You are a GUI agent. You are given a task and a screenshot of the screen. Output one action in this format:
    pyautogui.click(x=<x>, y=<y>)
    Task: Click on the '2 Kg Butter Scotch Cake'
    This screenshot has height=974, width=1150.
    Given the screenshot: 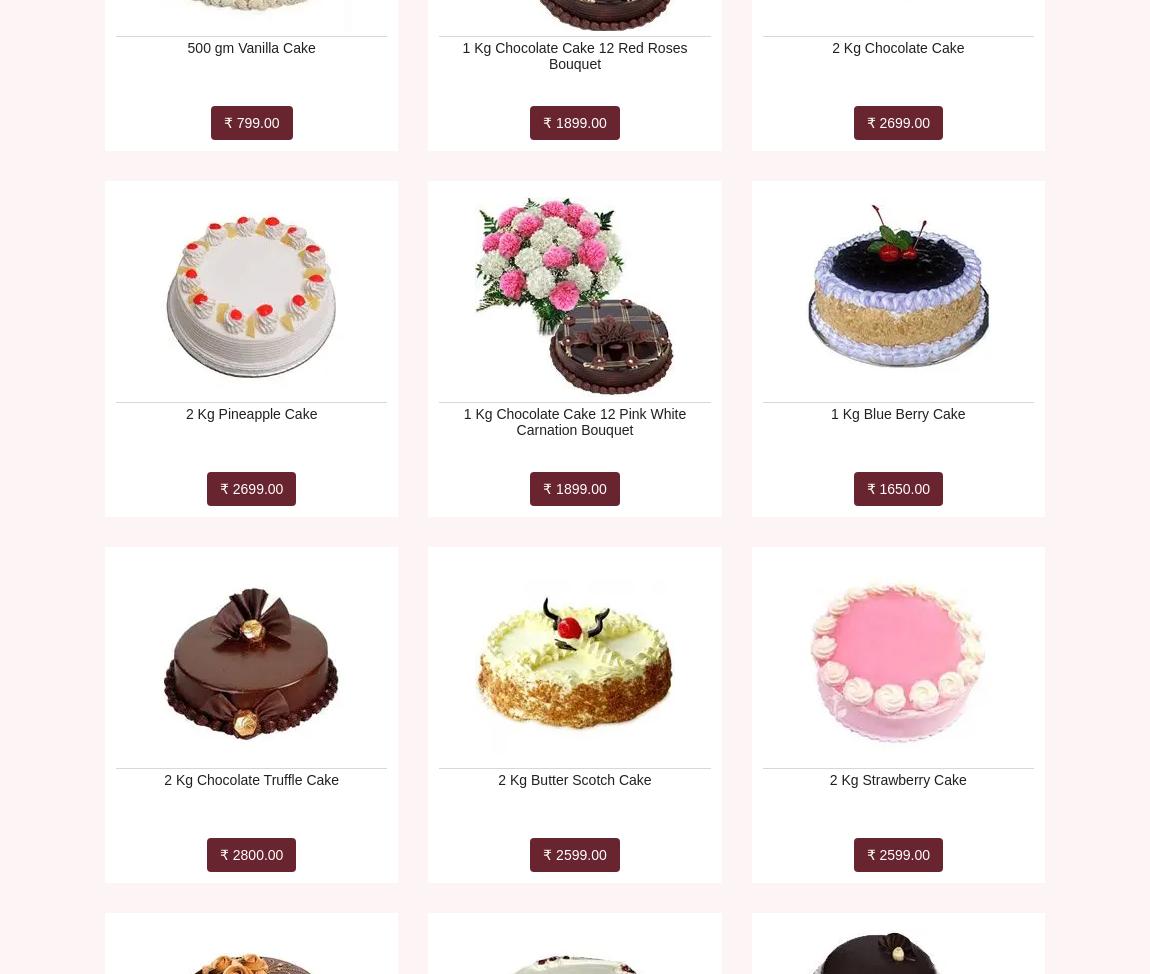 What is the action you would take?
    pyautogui.click(x=574, y=778)
    